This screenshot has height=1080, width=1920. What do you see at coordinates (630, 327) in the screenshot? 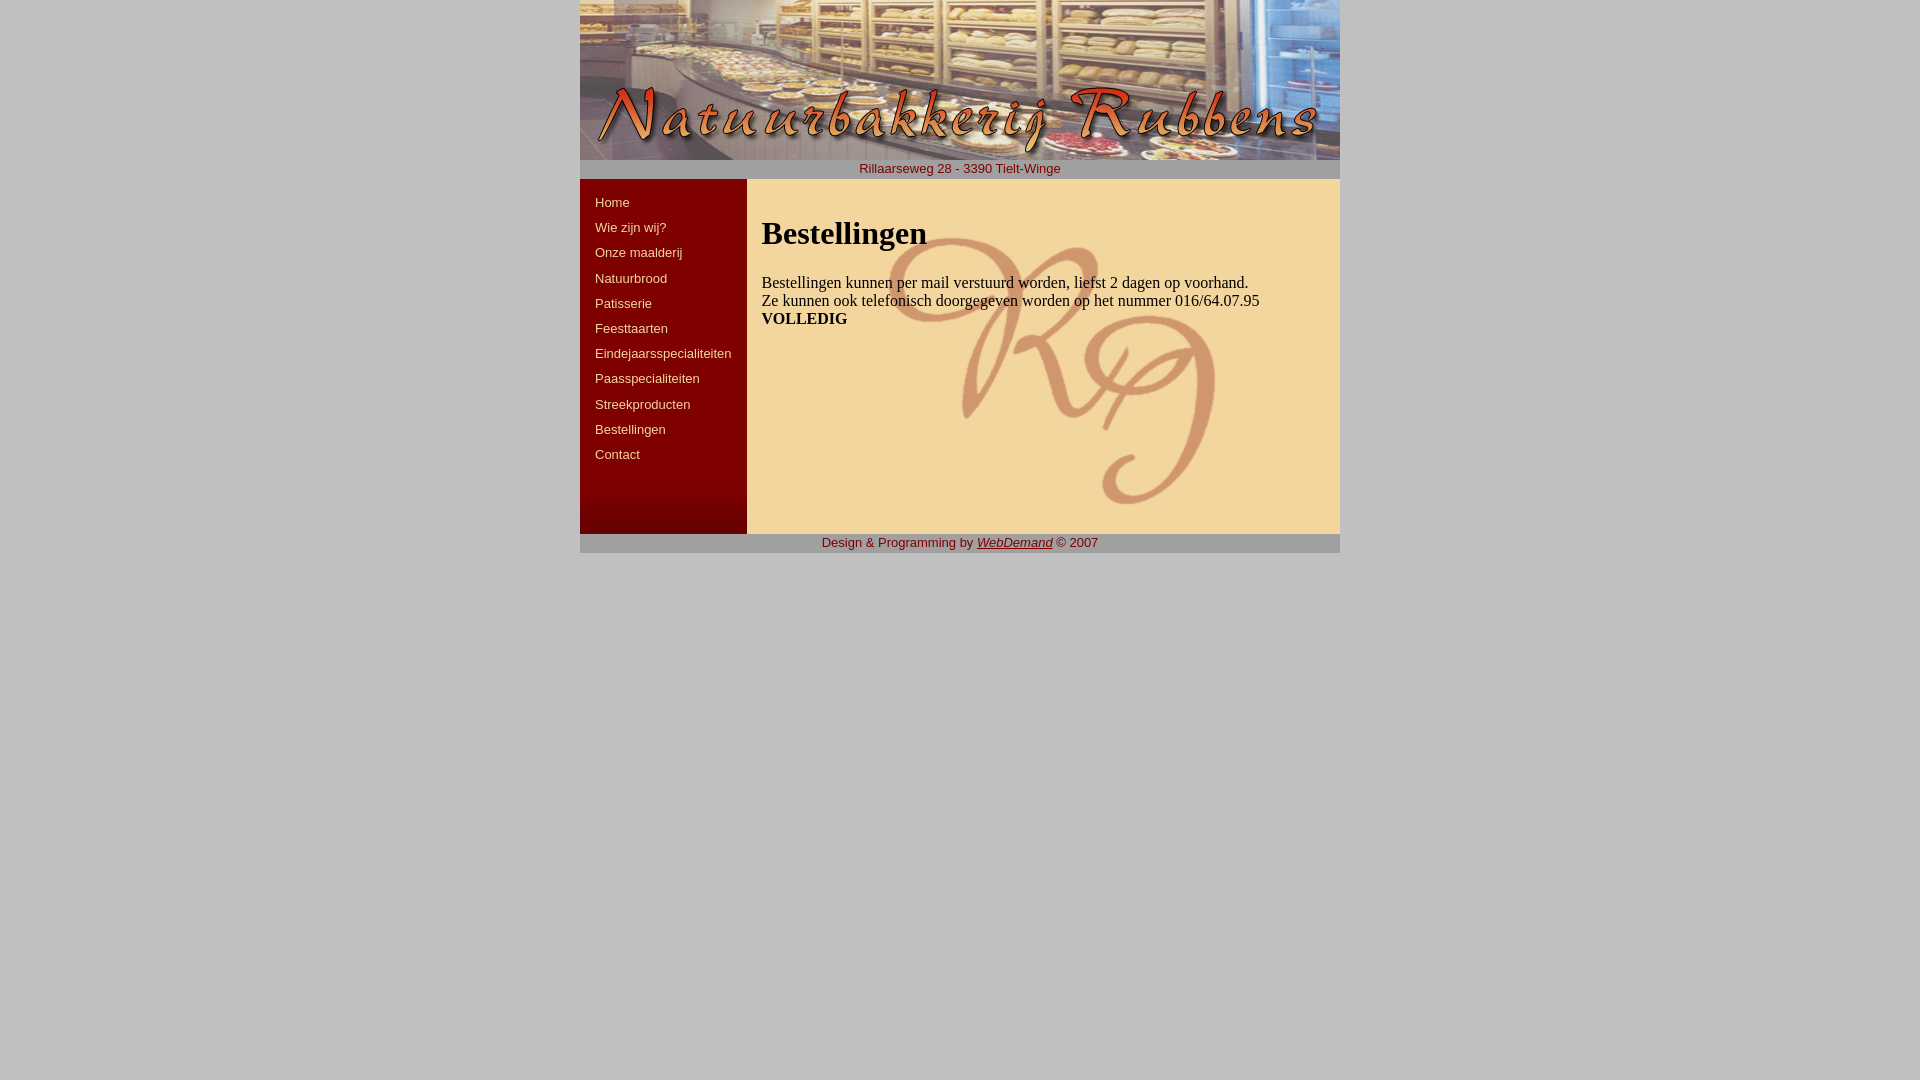
I see `'Feesttaarten'` at bounding box center [630, 327].